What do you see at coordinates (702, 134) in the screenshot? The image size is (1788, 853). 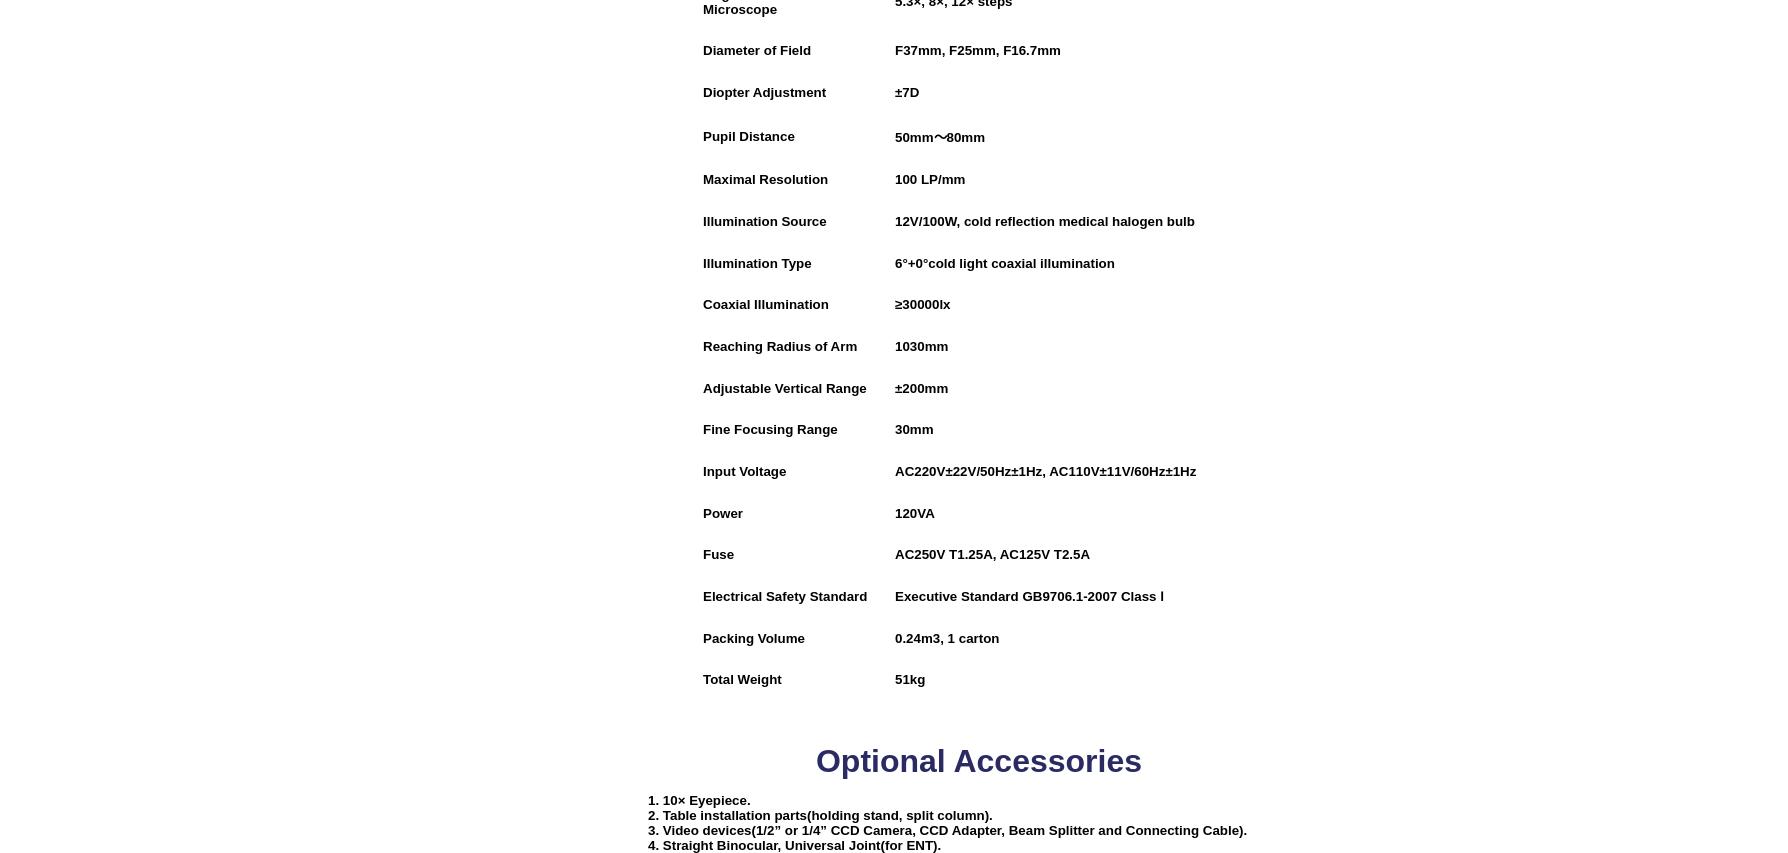 I see `'Pupil Distance'` at bounding box center [702, 134].